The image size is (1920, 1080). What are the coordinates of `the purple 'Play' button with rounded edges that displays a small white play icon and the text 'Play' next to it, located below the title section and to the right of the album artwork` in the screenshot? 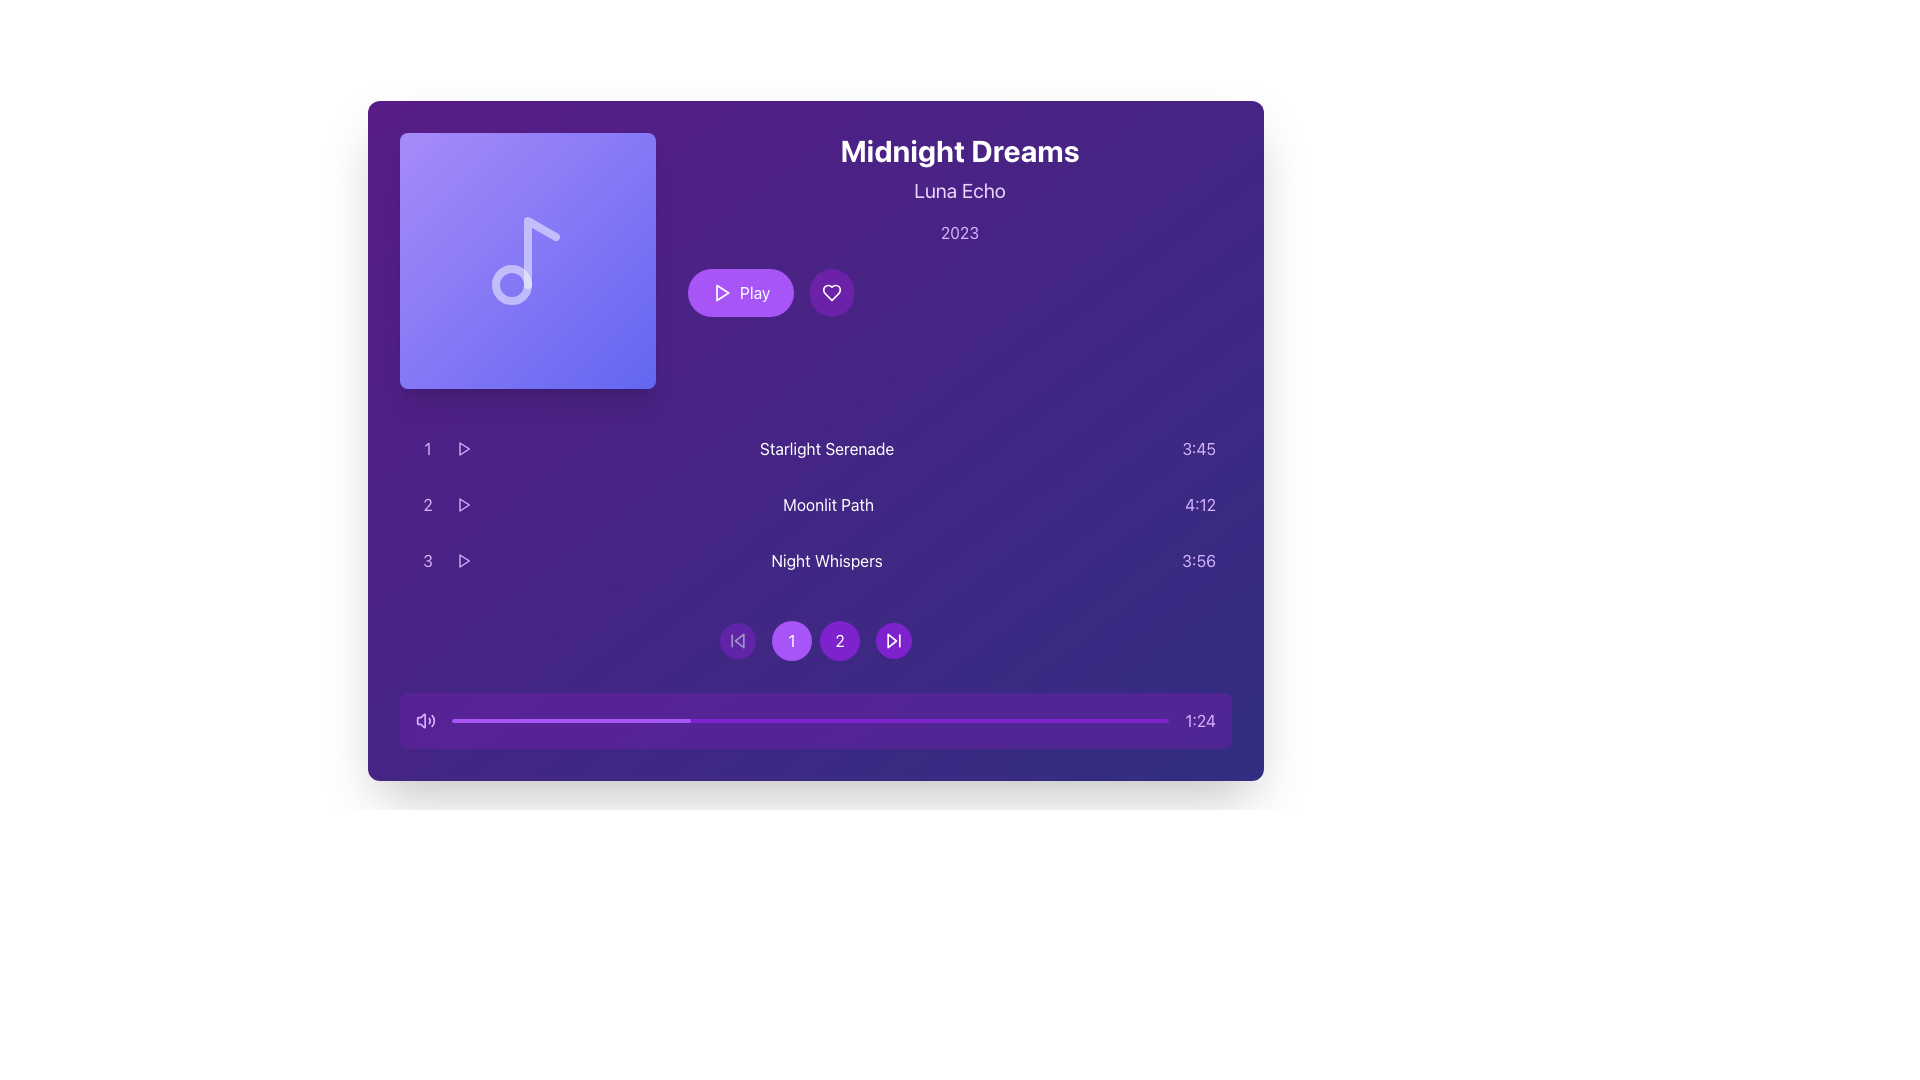 It's located at (740, 293).